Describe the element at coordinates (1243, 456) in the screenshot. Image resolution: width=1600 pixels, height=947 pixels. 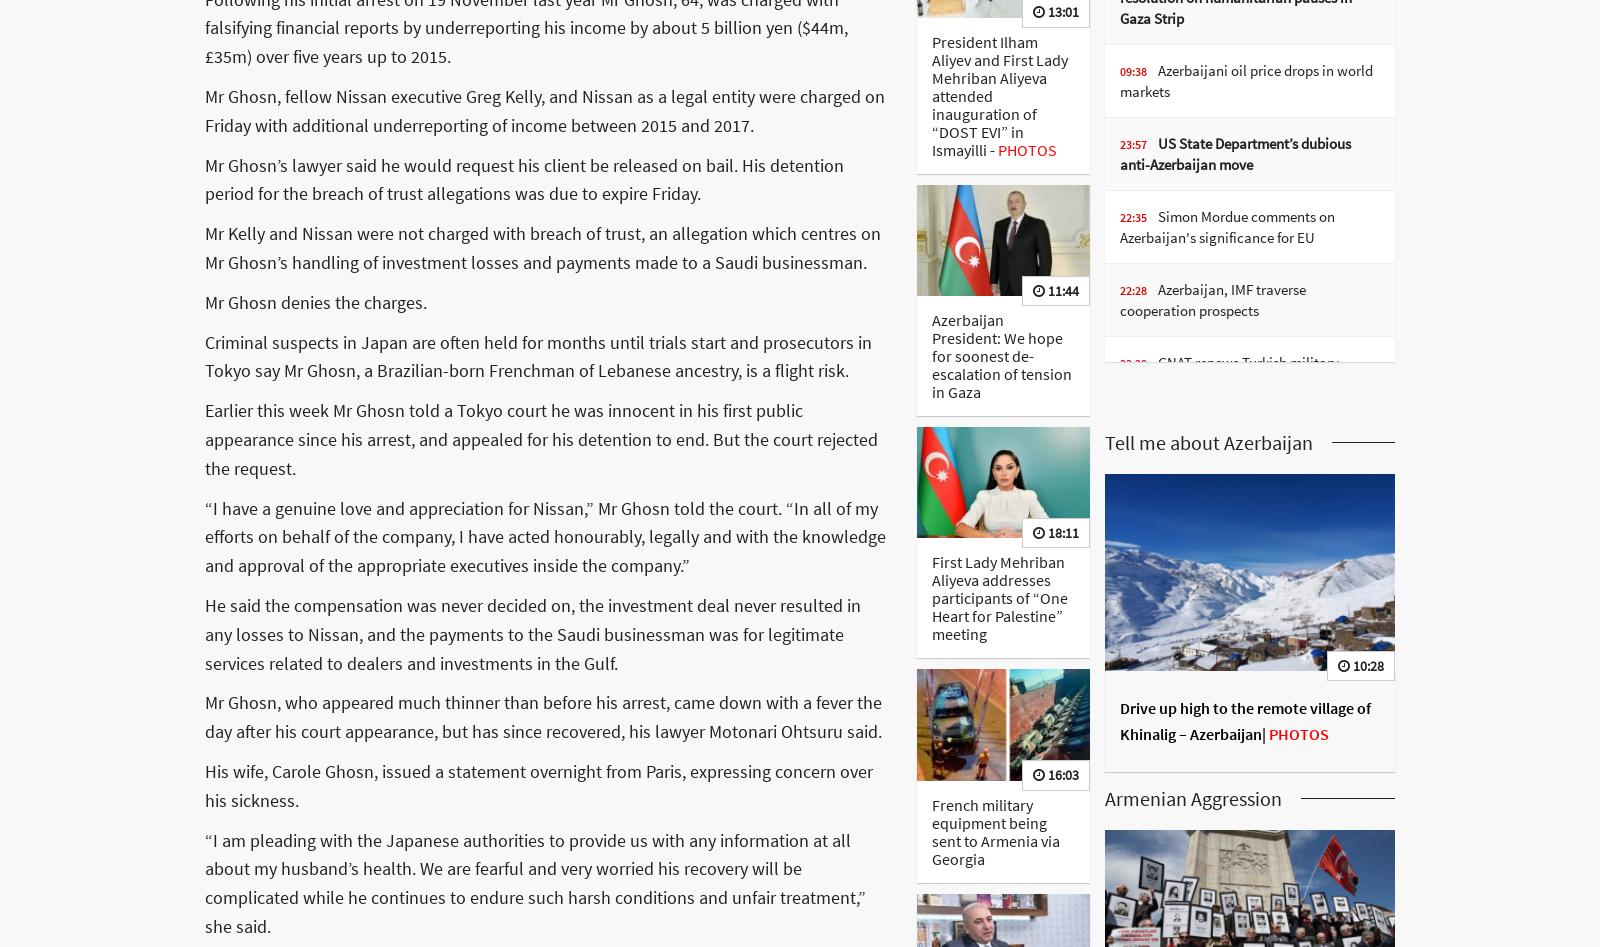
I see `'Azerbaijani Parliament Chair Sahiba Gafarova arrives on working visit to Kyrgyzstan'` at that location.